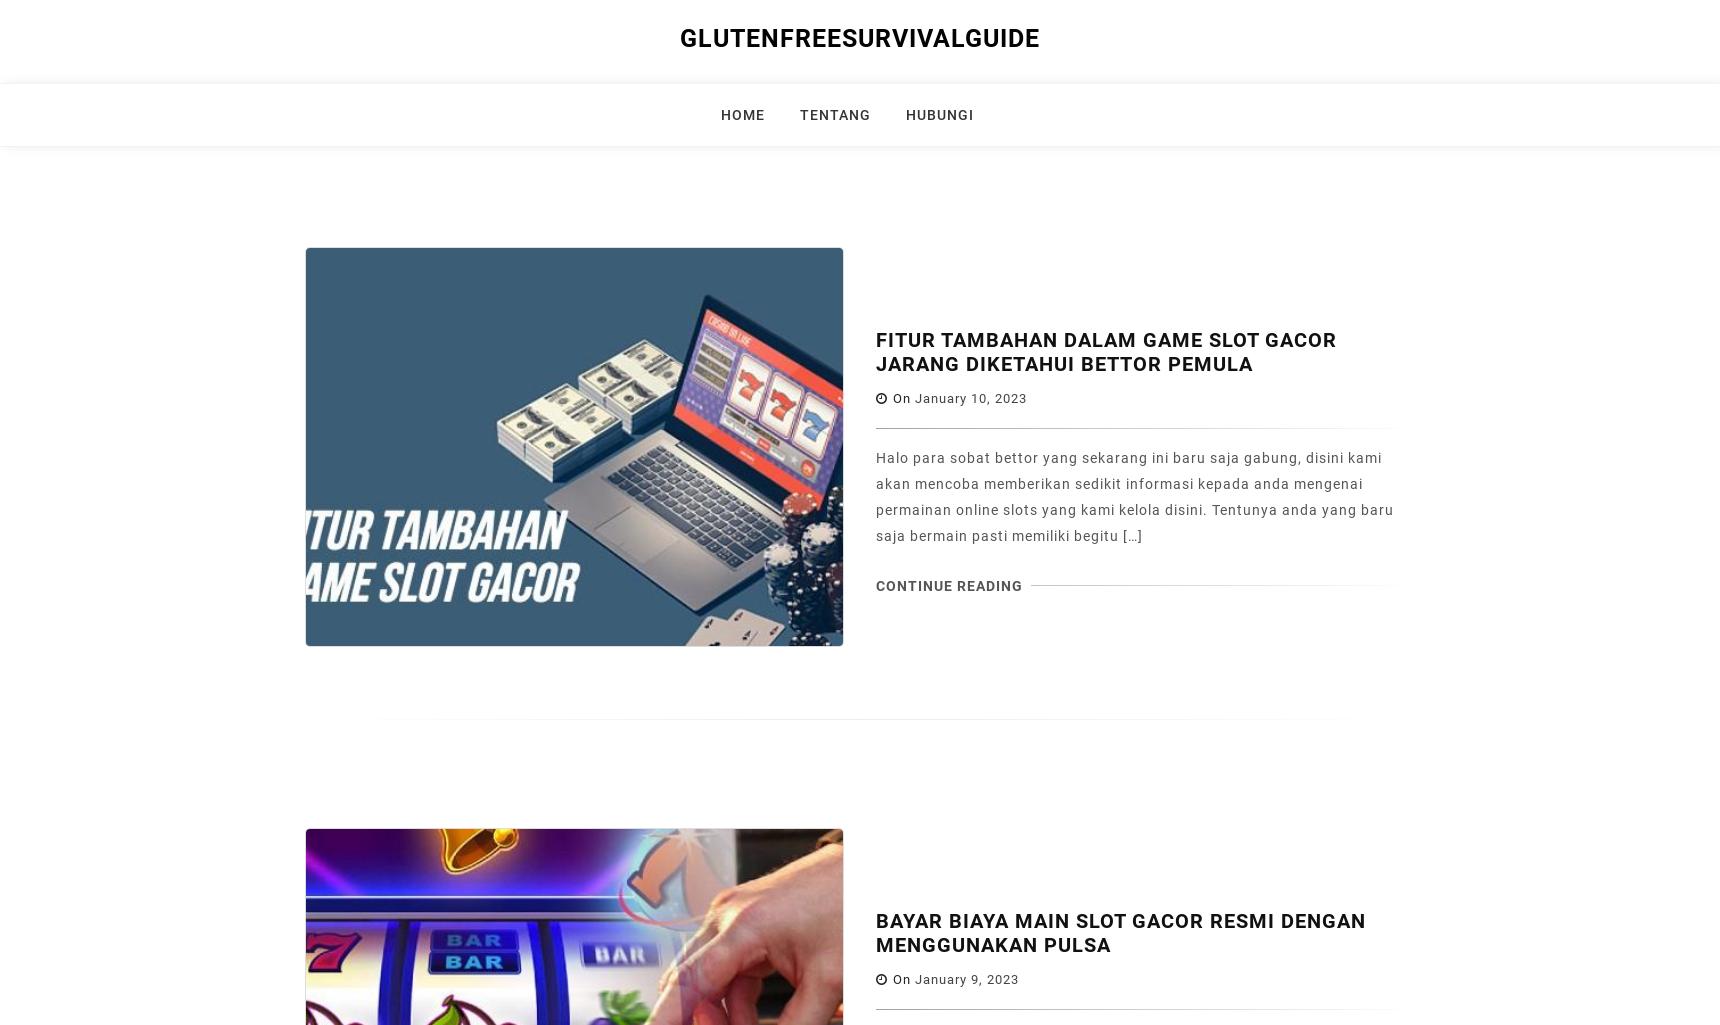  Describe the element at coordinates (742, 115) in the screenshot. I see `'Home'` at that location.